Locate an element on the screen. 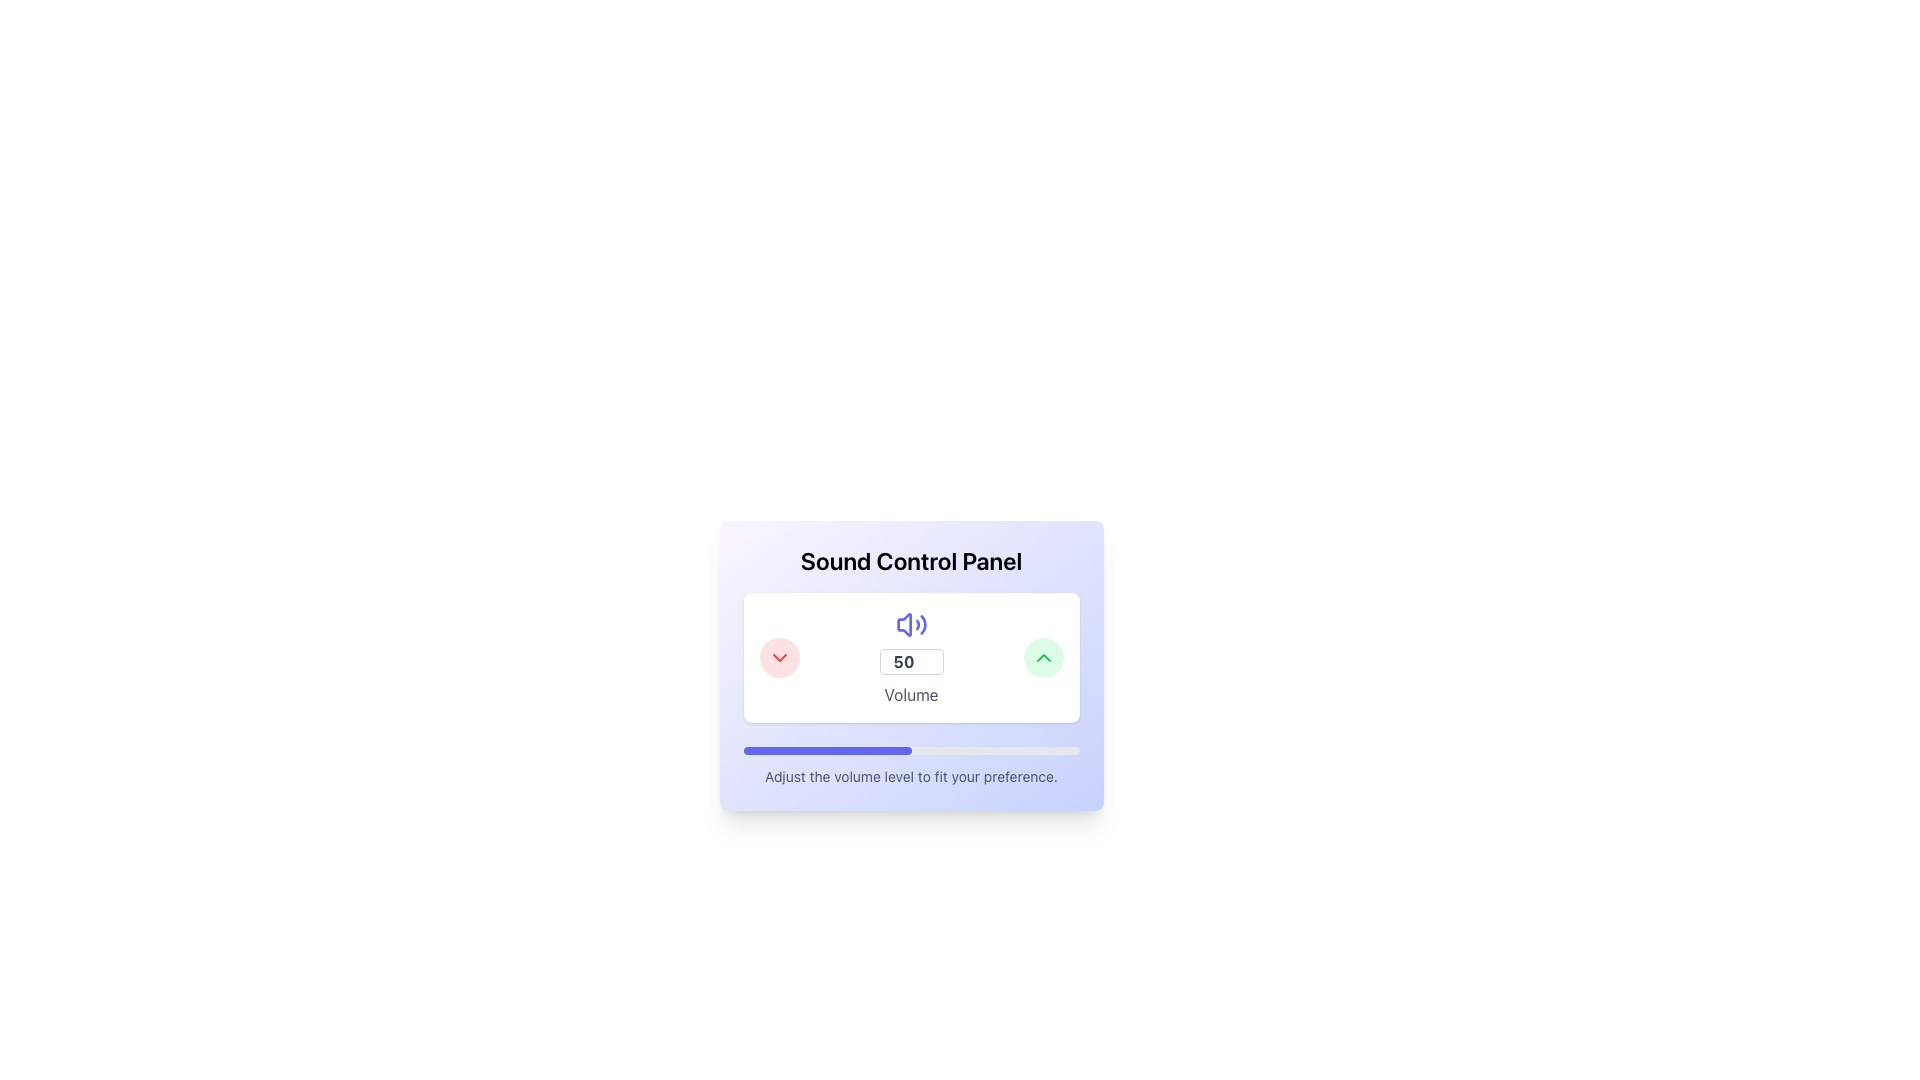 The image size is (1920, 1080). to select the text in the editable numeric input control for adjusting the volume level, located centrally between the decrement and increment buttons in the Volume section below the speaker volume icon is located at coordinates (910, 662).